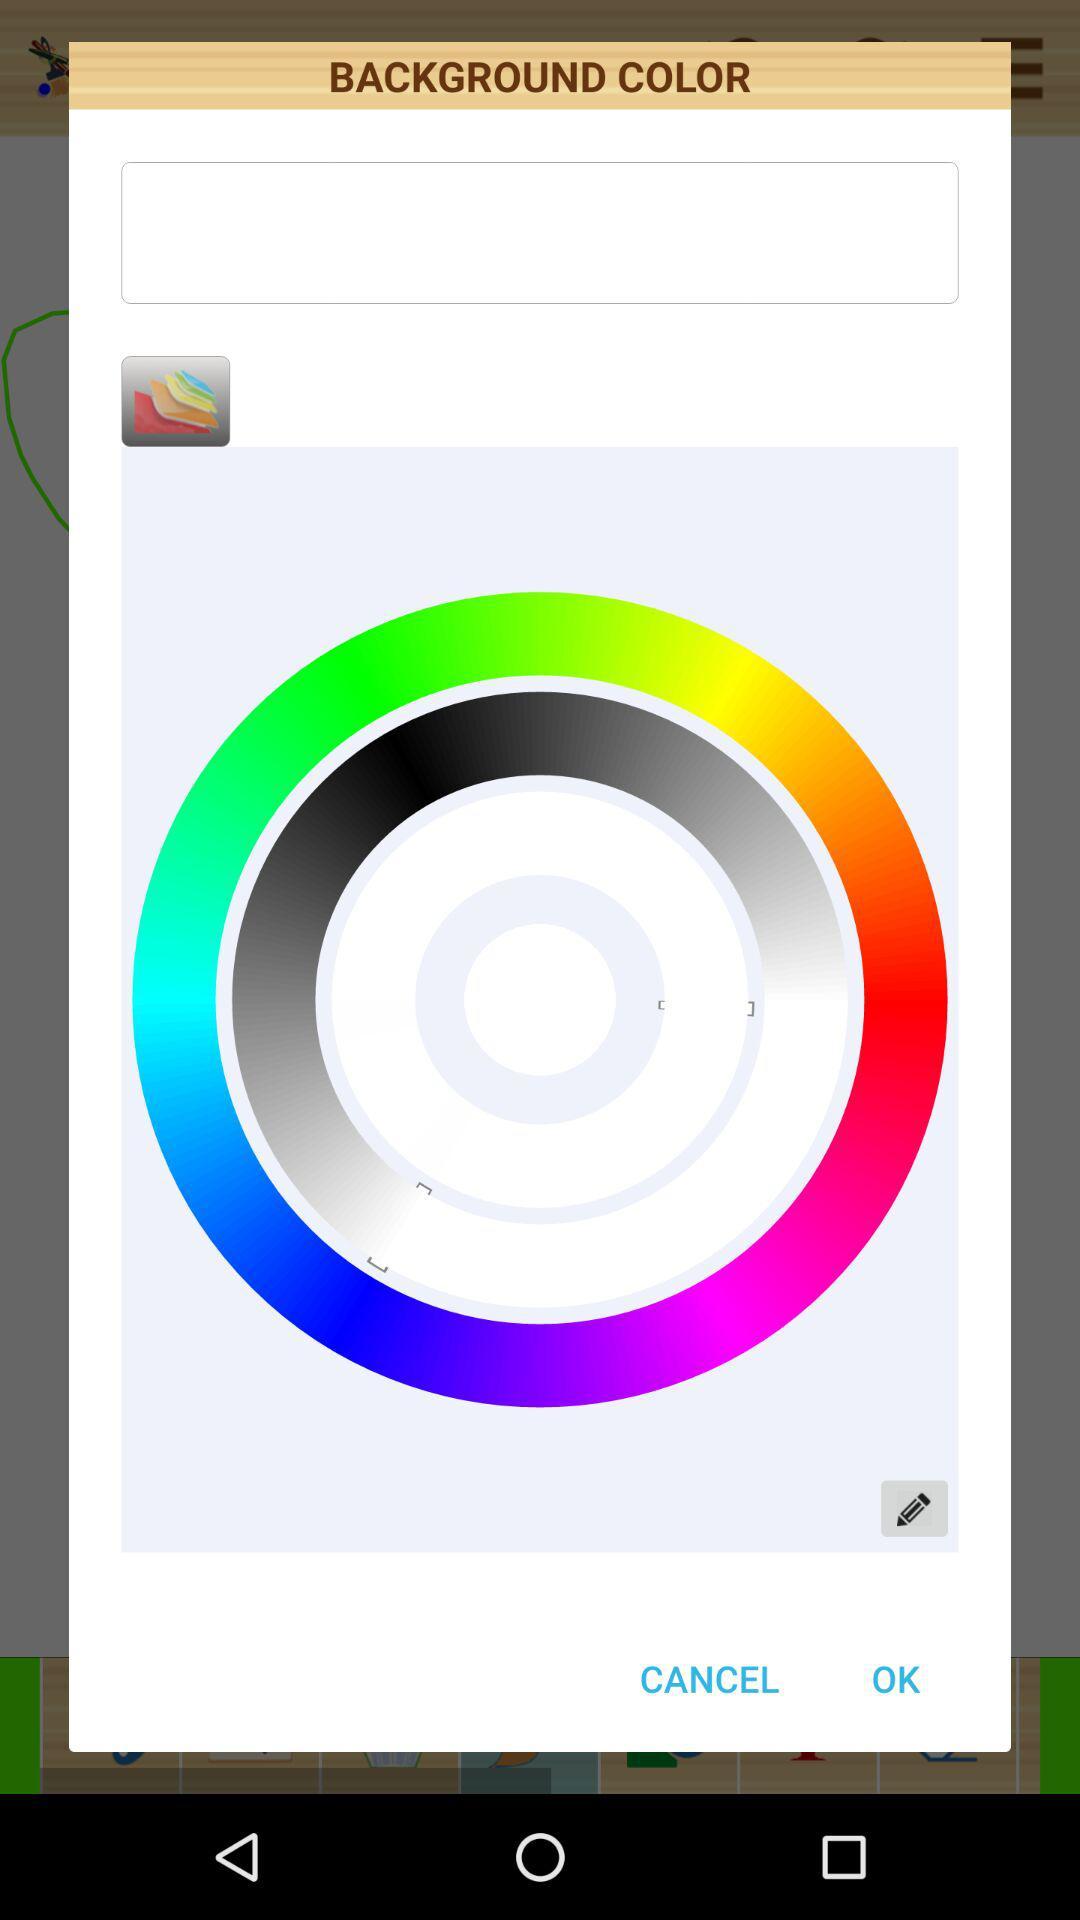 Image resolution: width=1080 pixels, height=1920 pixels. I want to click on the item next to the cancel icon, so click(894, 1678).